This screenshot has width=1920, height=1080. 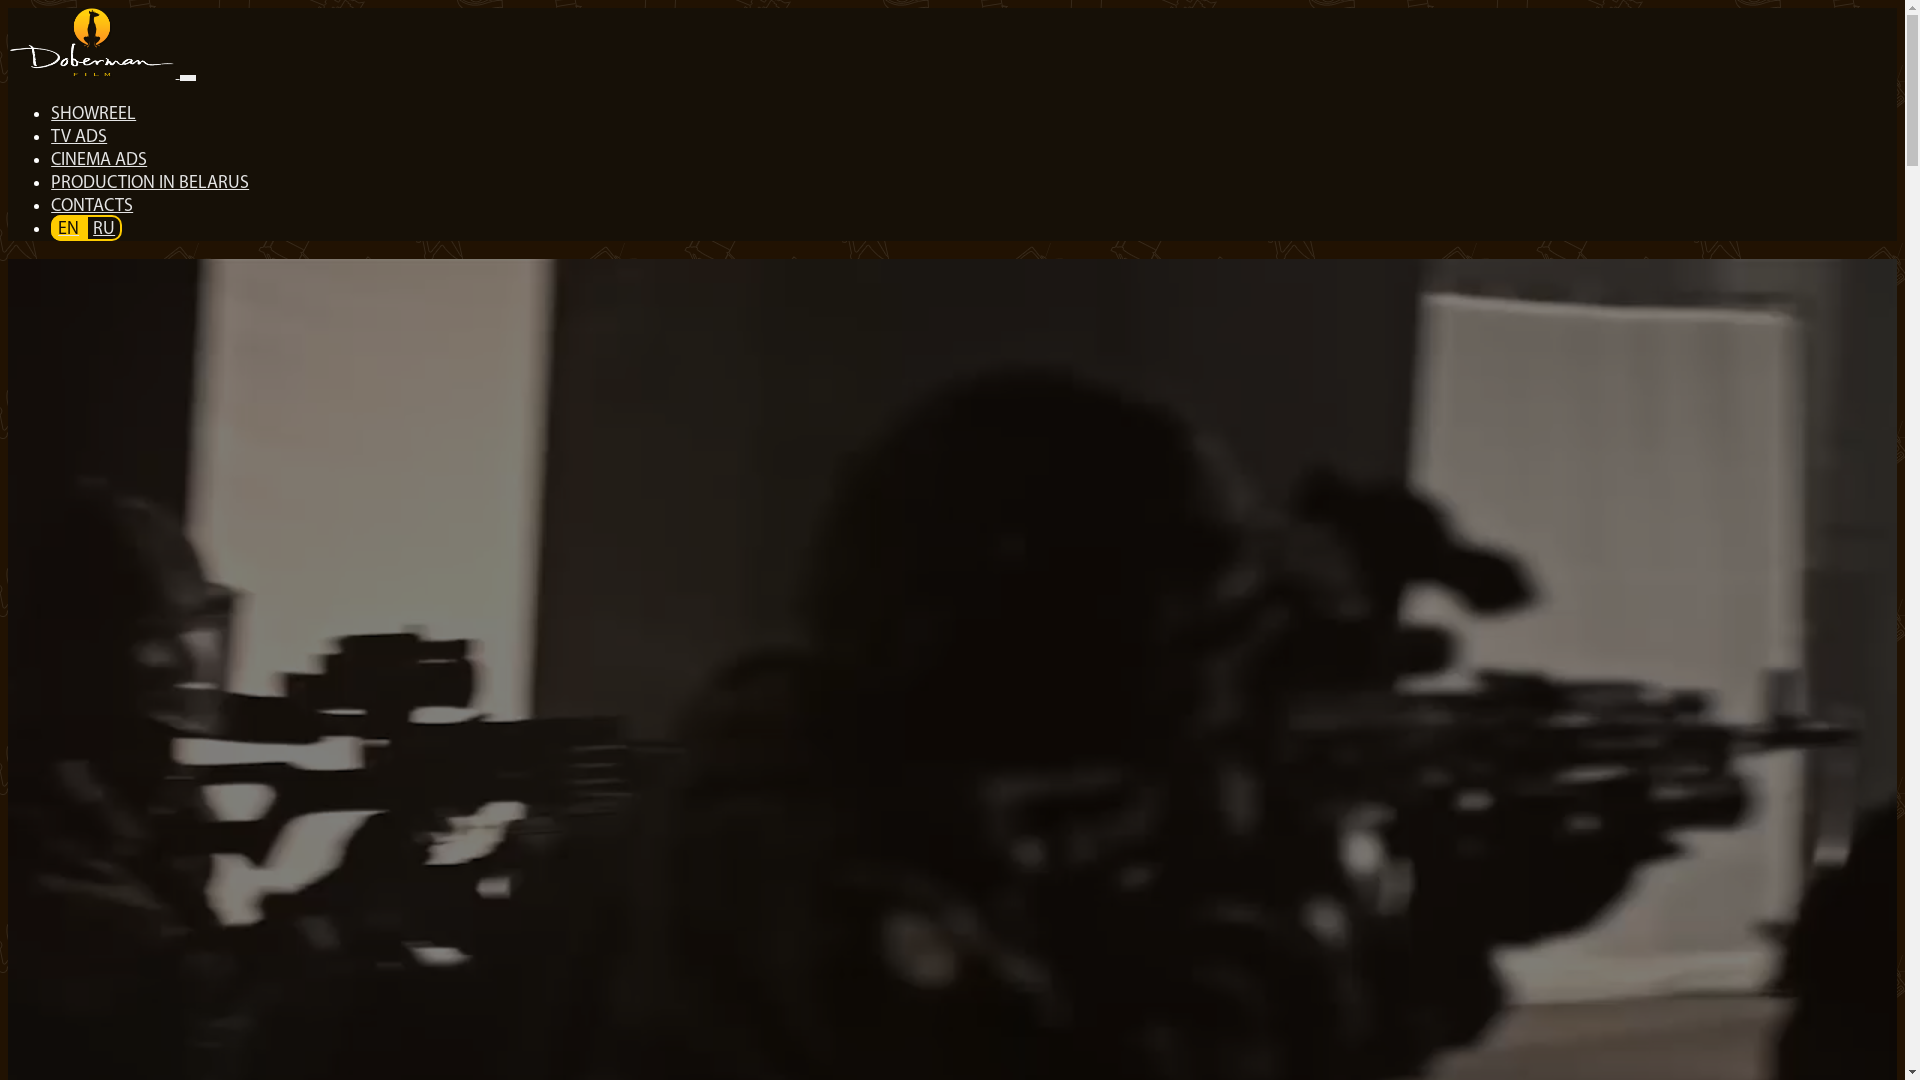 I want to click on 'SHOWREEL', so click(x=49, y=114).